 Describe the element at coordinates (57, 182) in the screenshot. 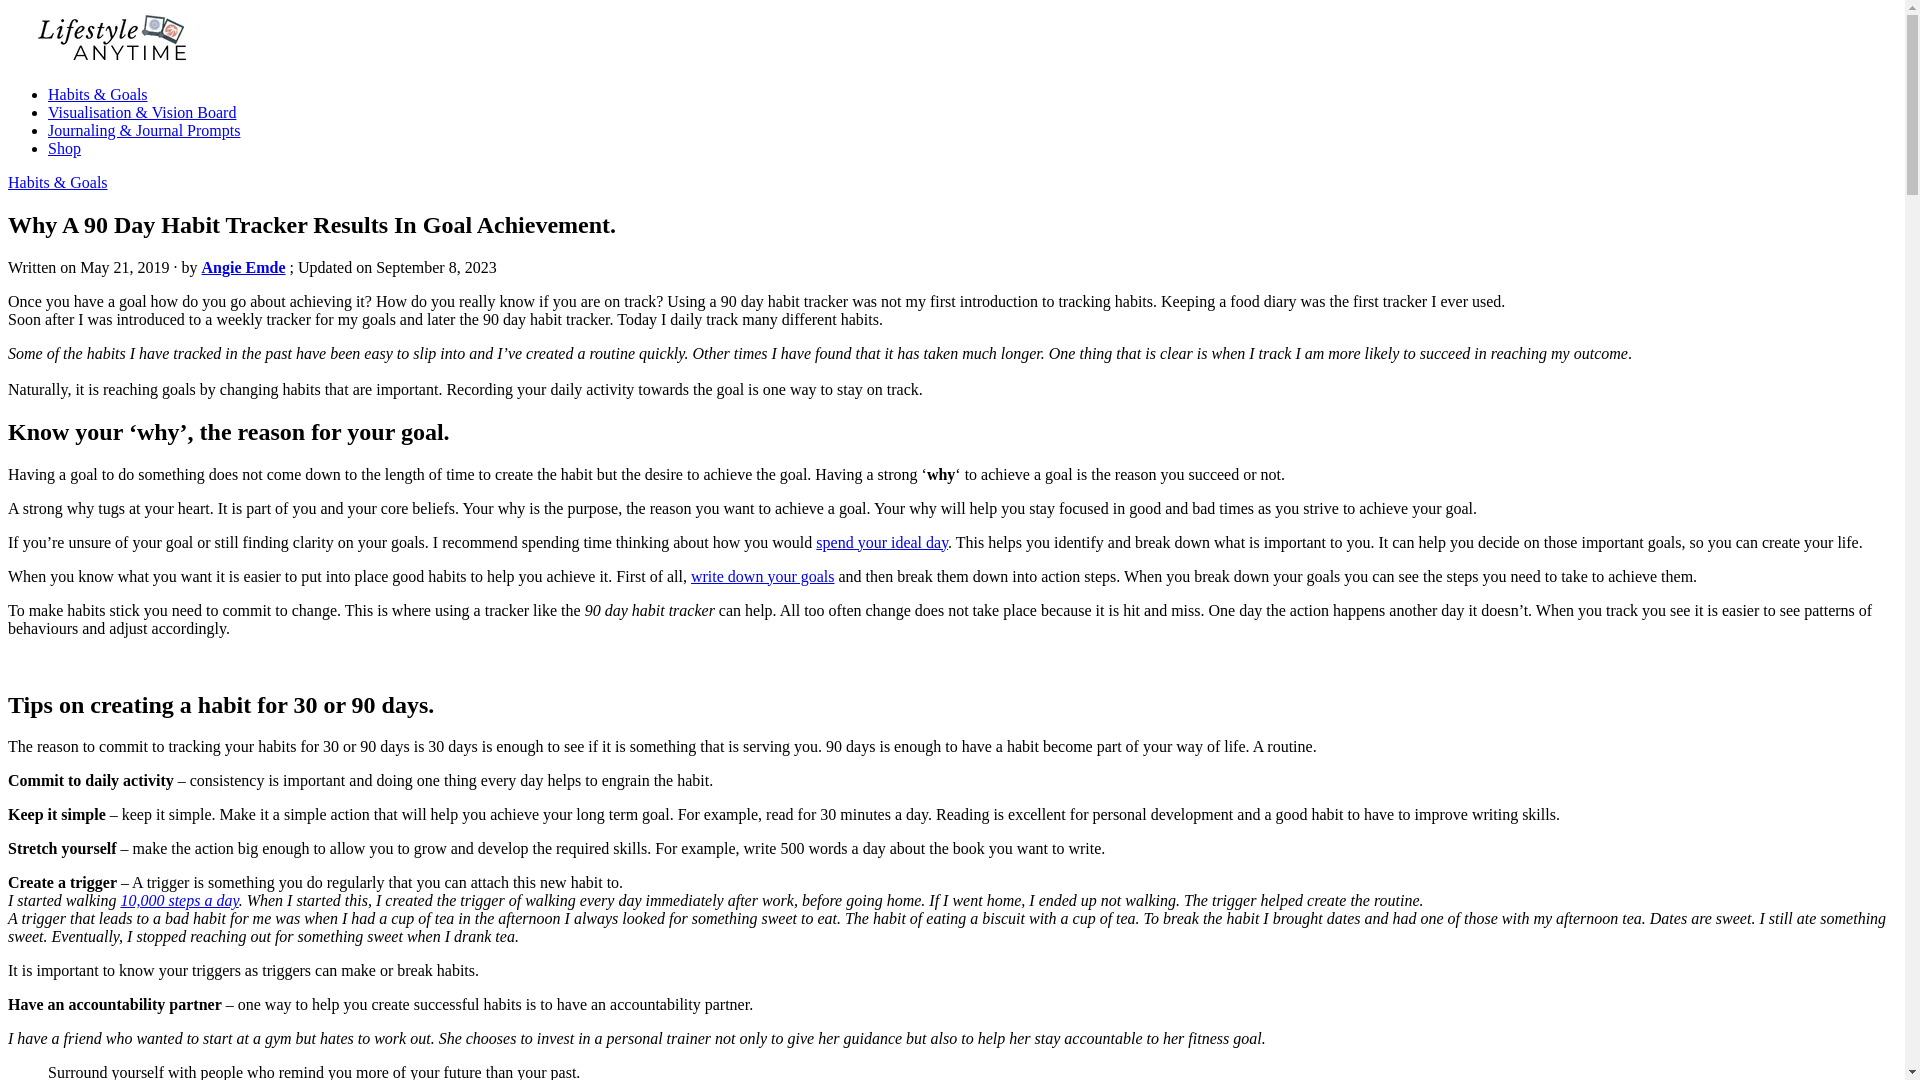

I see `'Habits & Goals'` at that location.